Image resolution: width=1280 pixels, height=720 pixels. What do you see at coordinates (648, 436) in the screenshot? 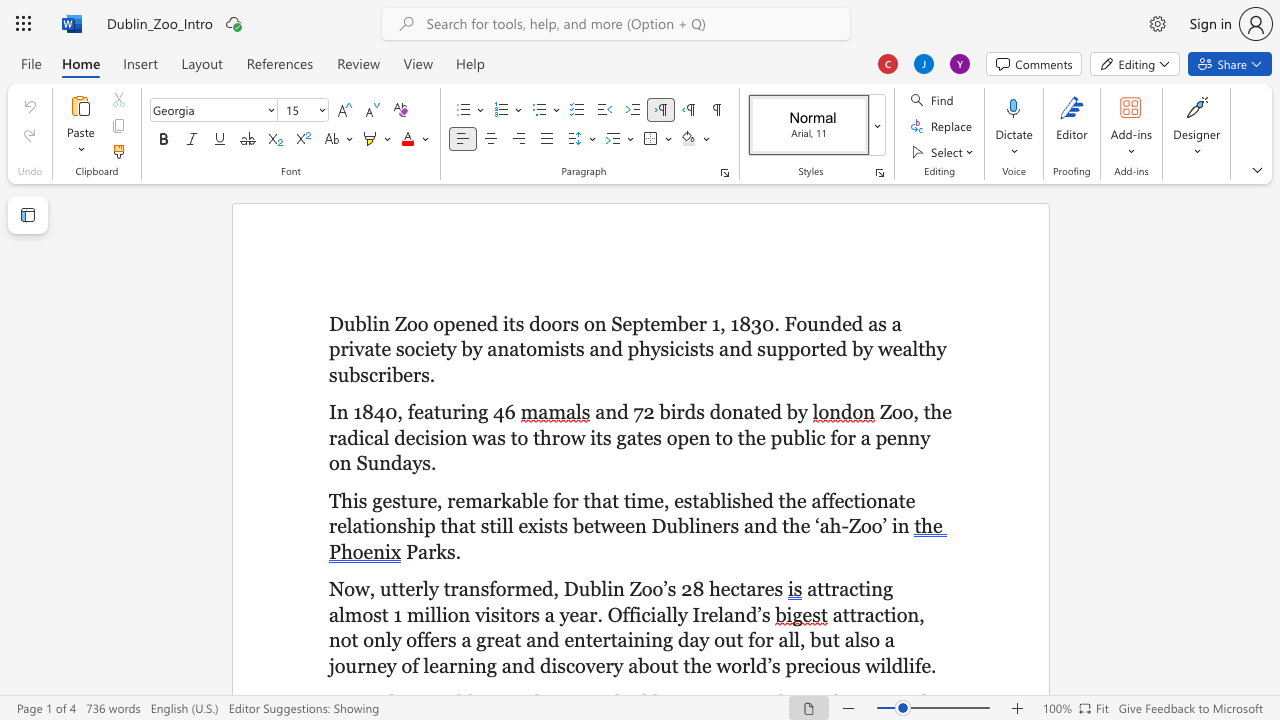
I see `the 3th character "e" in the text` at bounding box center [648, 436].